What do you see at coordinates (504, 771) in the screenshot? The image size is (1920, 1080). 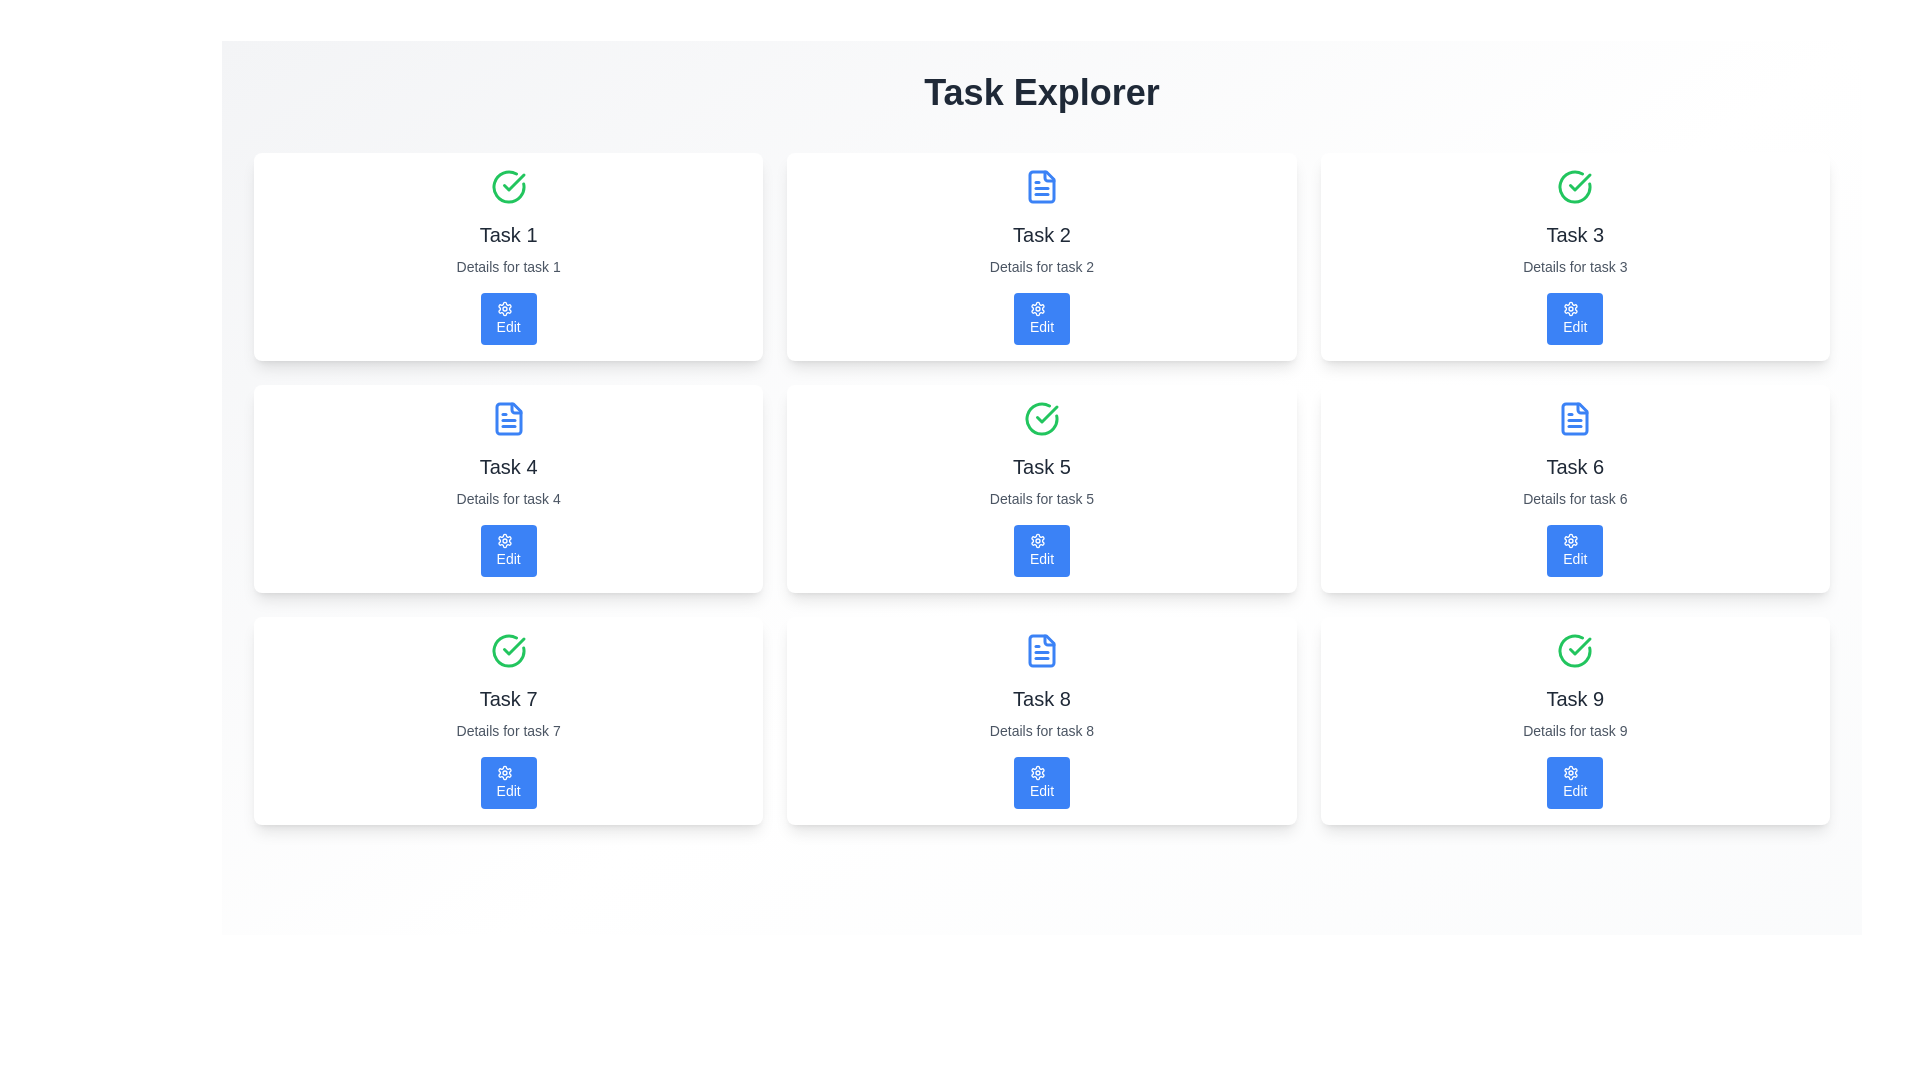 I see `the icon that visually signifies the edit action for 'Task 7', located within the blue button below the 'Task 7' card, preceding the 'Edit' text` at bounding box center [504, 771].